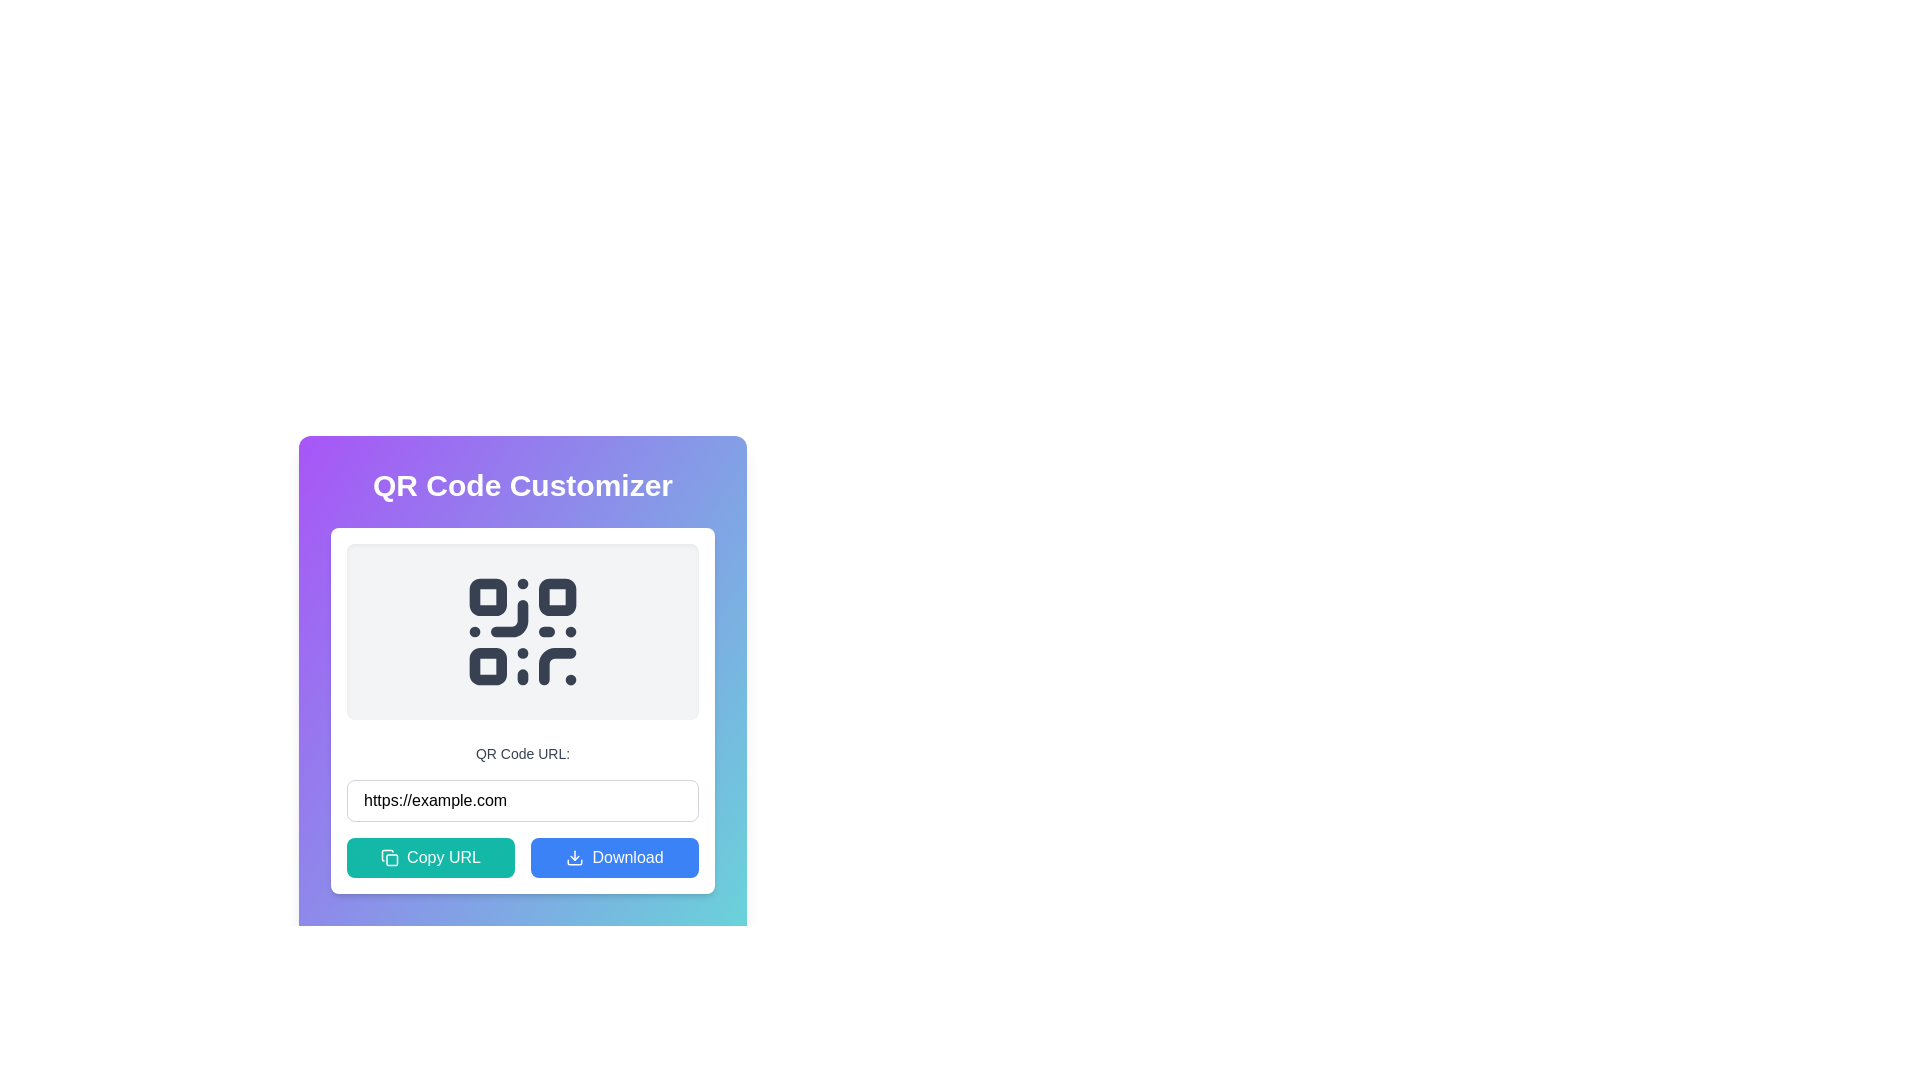 The image size is (1920, 1080). What do you see at coordinates (430, 856) in the screenshot?
I see `the 'Copy URL' button, which is the first button in a grid layout` at bounding box center [430, 856].